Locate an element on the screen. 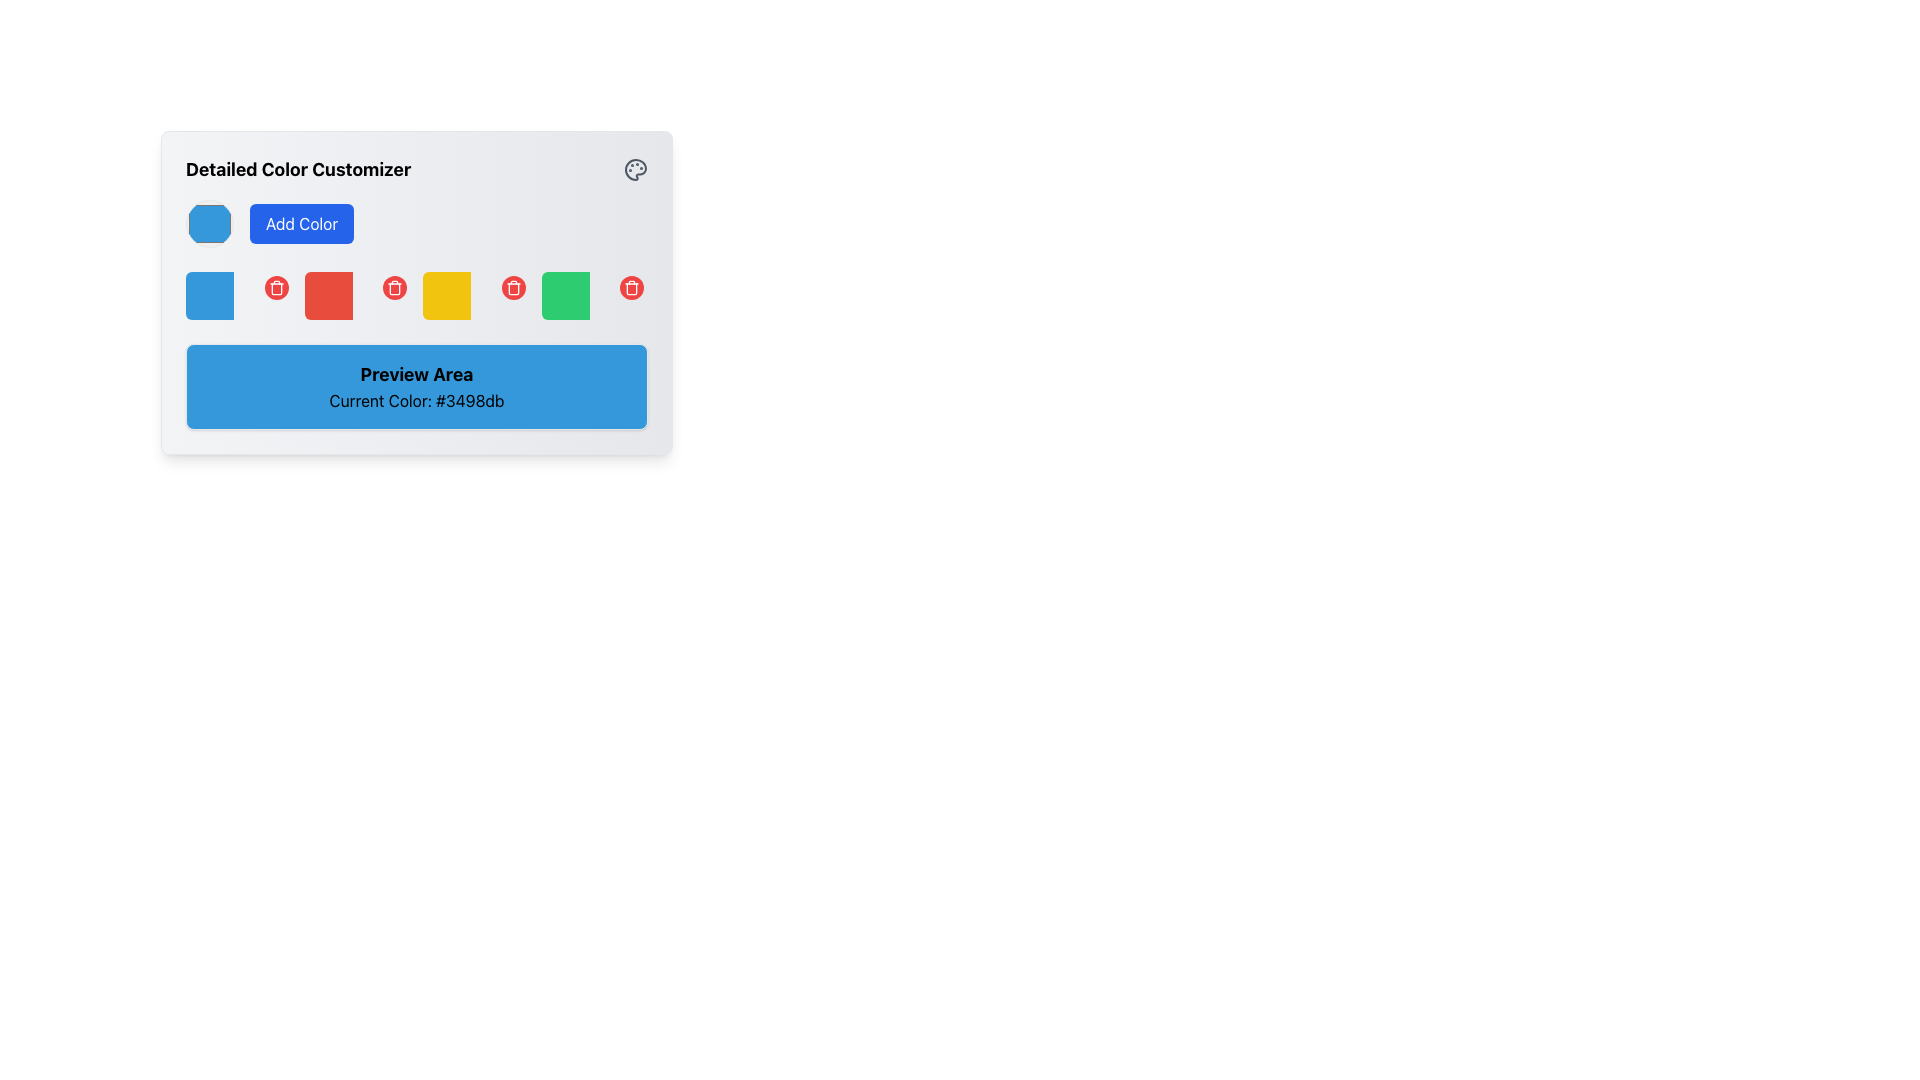 The width and height of the screenshot is (1920, 1080). the small color palette icon located in the top-right corner of the 'Detailed Color Customizer' section is located at coordinates (634, 168).